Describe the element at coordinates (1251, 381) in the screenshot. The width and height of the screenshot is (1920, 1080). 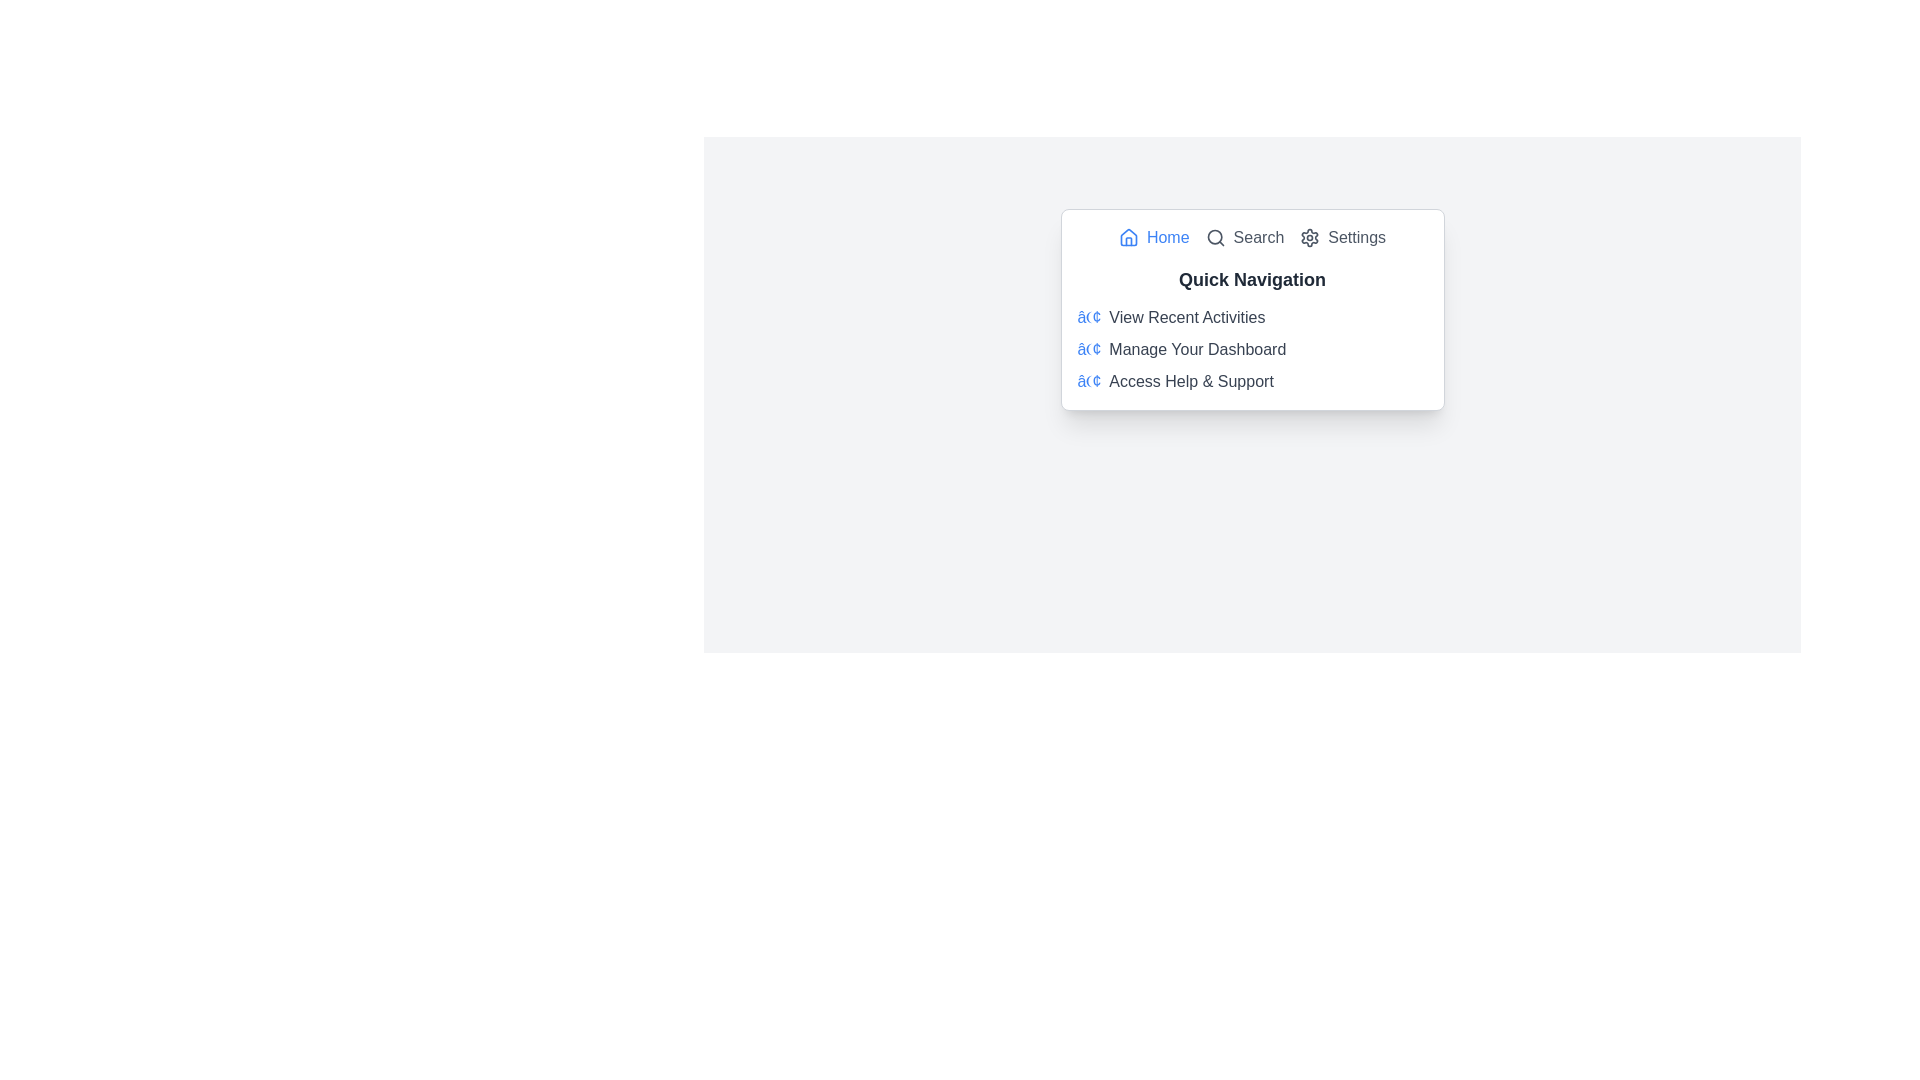
I see `the informational text element with an icon located in the Quick Navigation section, which is the third entry in the vertical list` at that location.